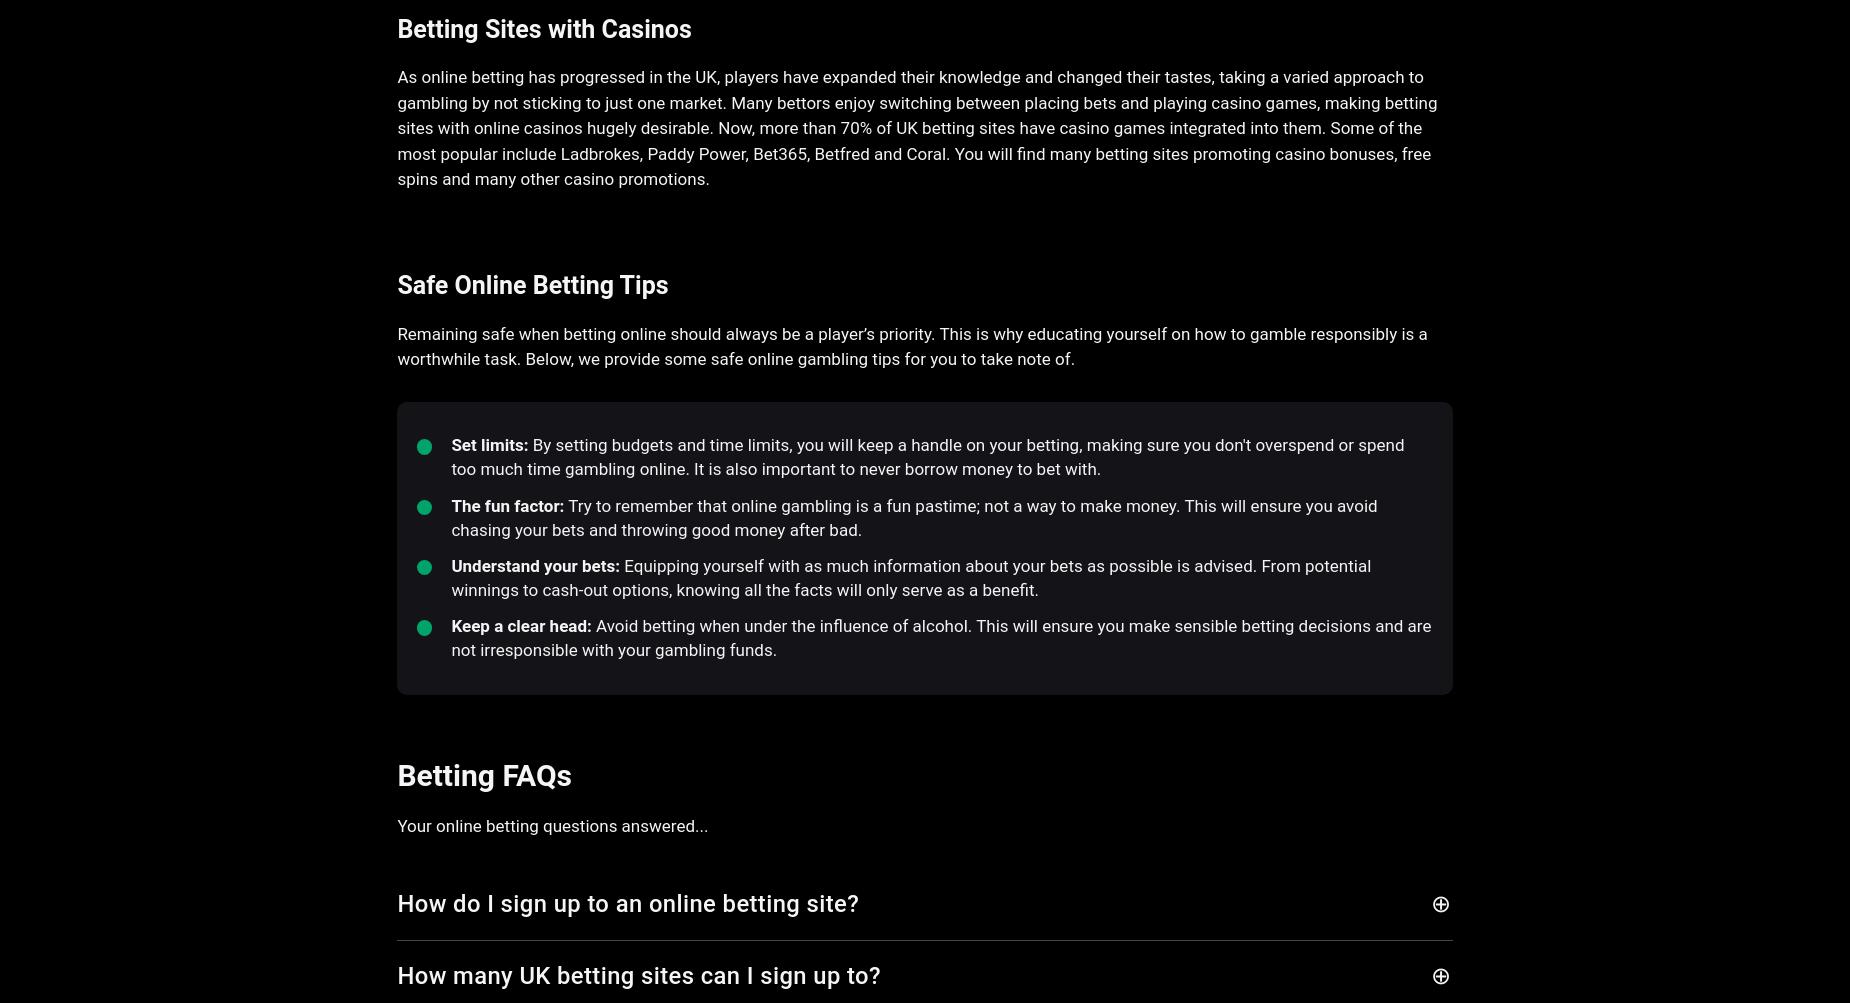  I want to click on 'Betting FAQs', so click(484, 774).